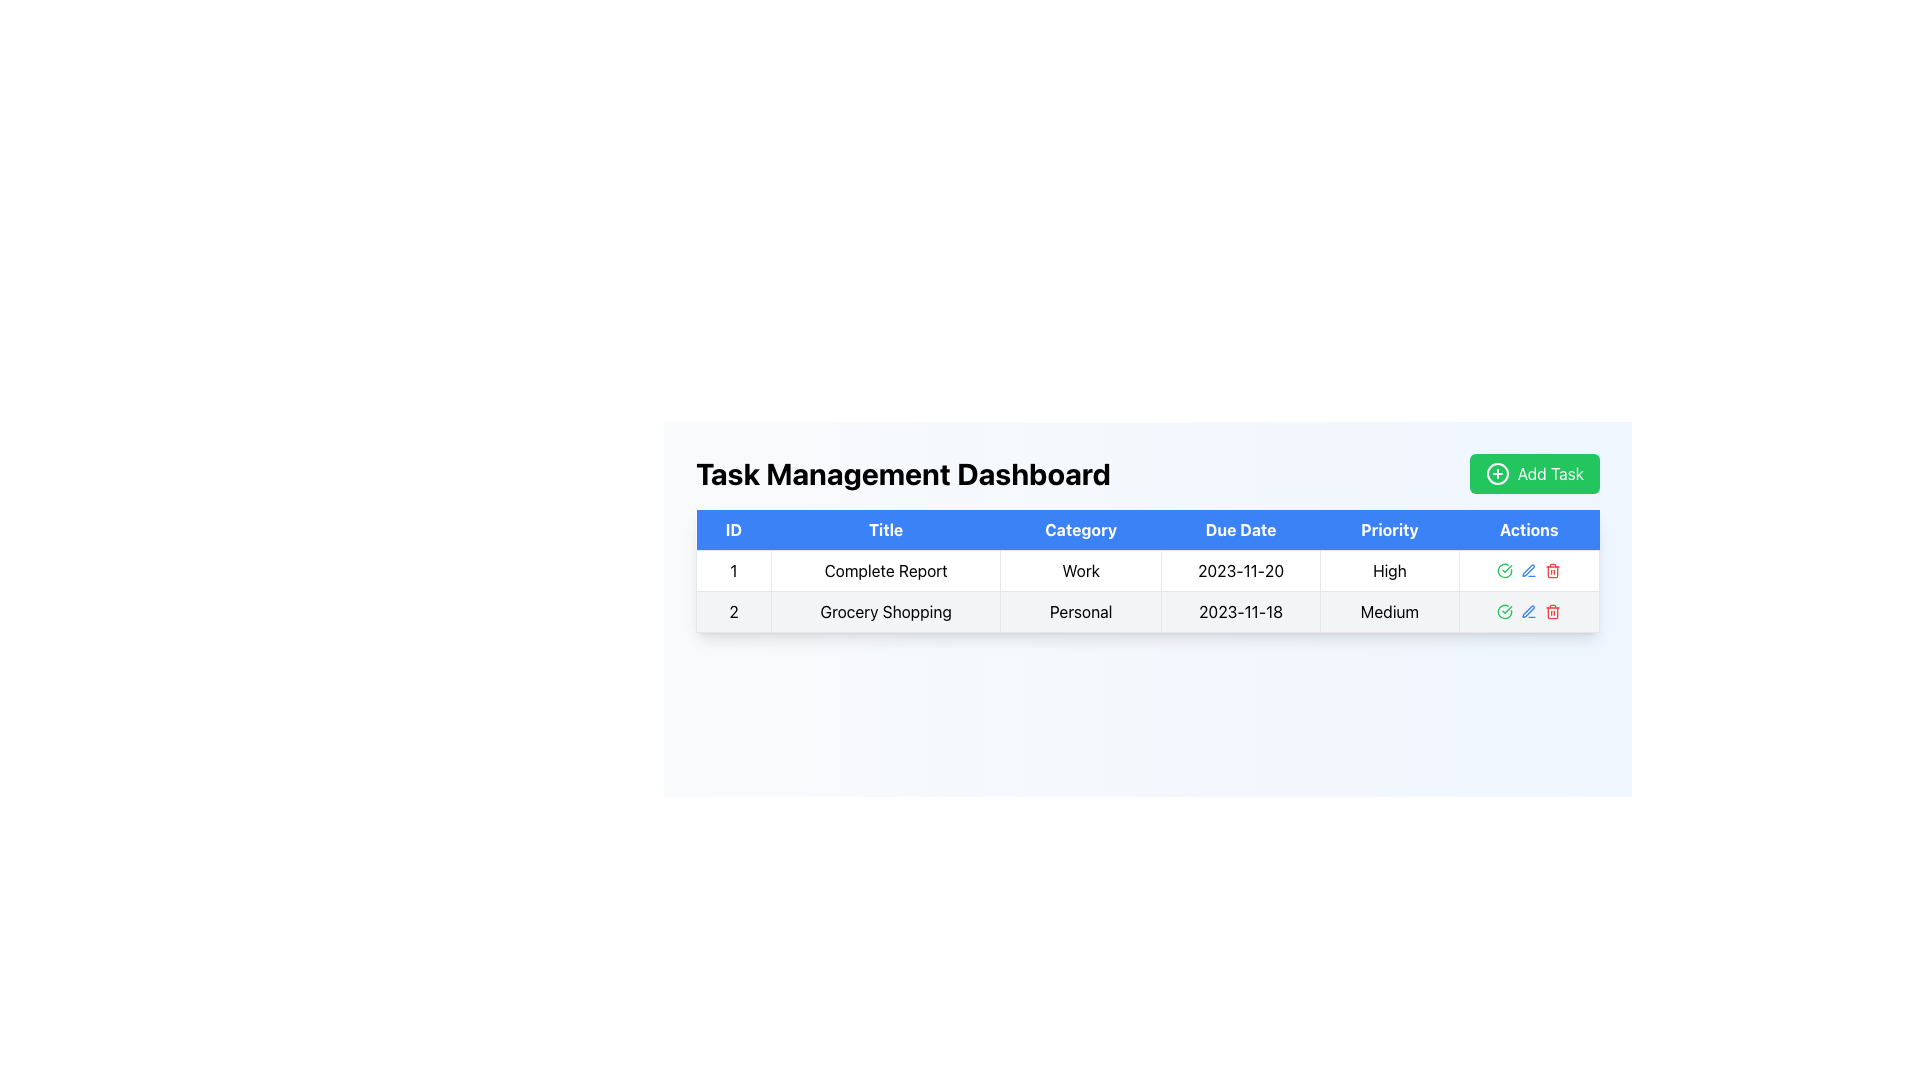 The image size is (1920, 1080). Describe the element at coordinates (1147, 611) in the screenshot. I see `the table row containing the title 'Grocery Shopping', located` at that location.